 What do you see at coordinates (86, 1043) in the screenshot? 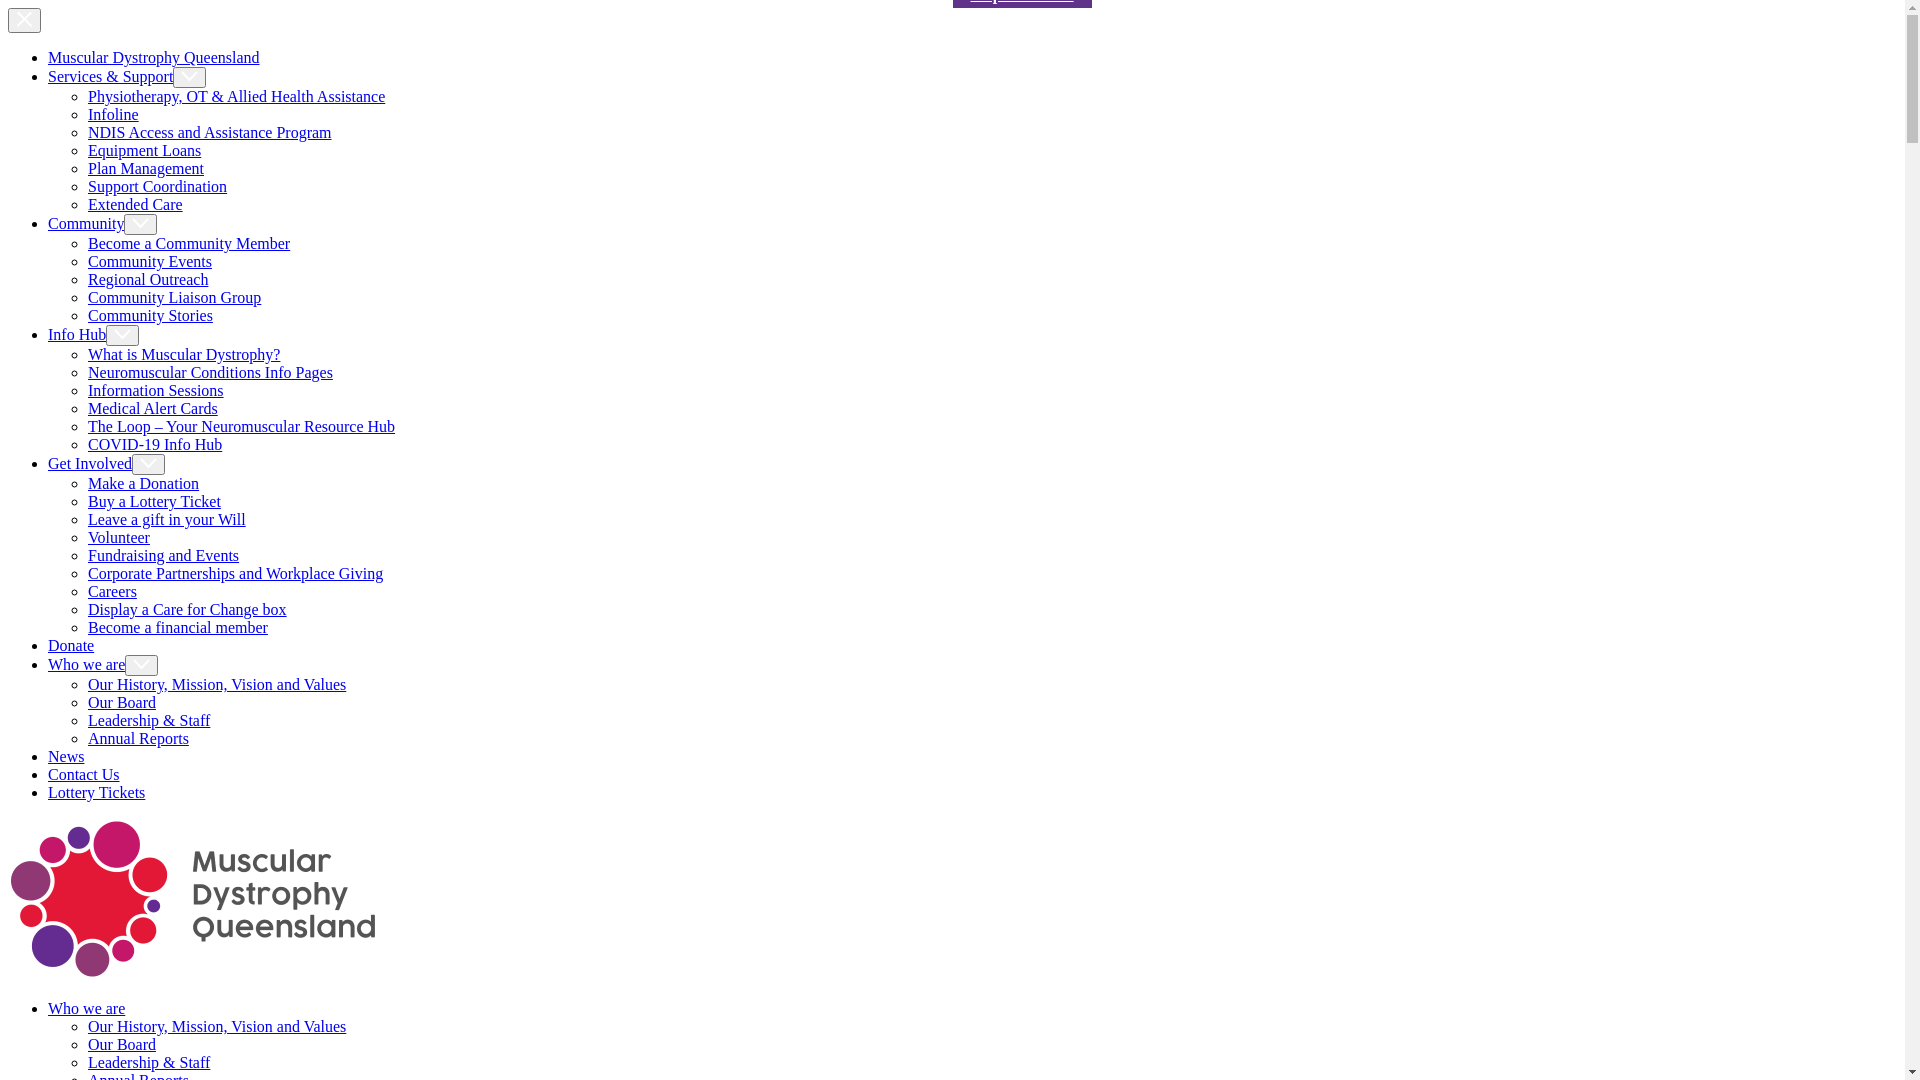
I see `'Our Board'` at bounding box center [86, 1043].